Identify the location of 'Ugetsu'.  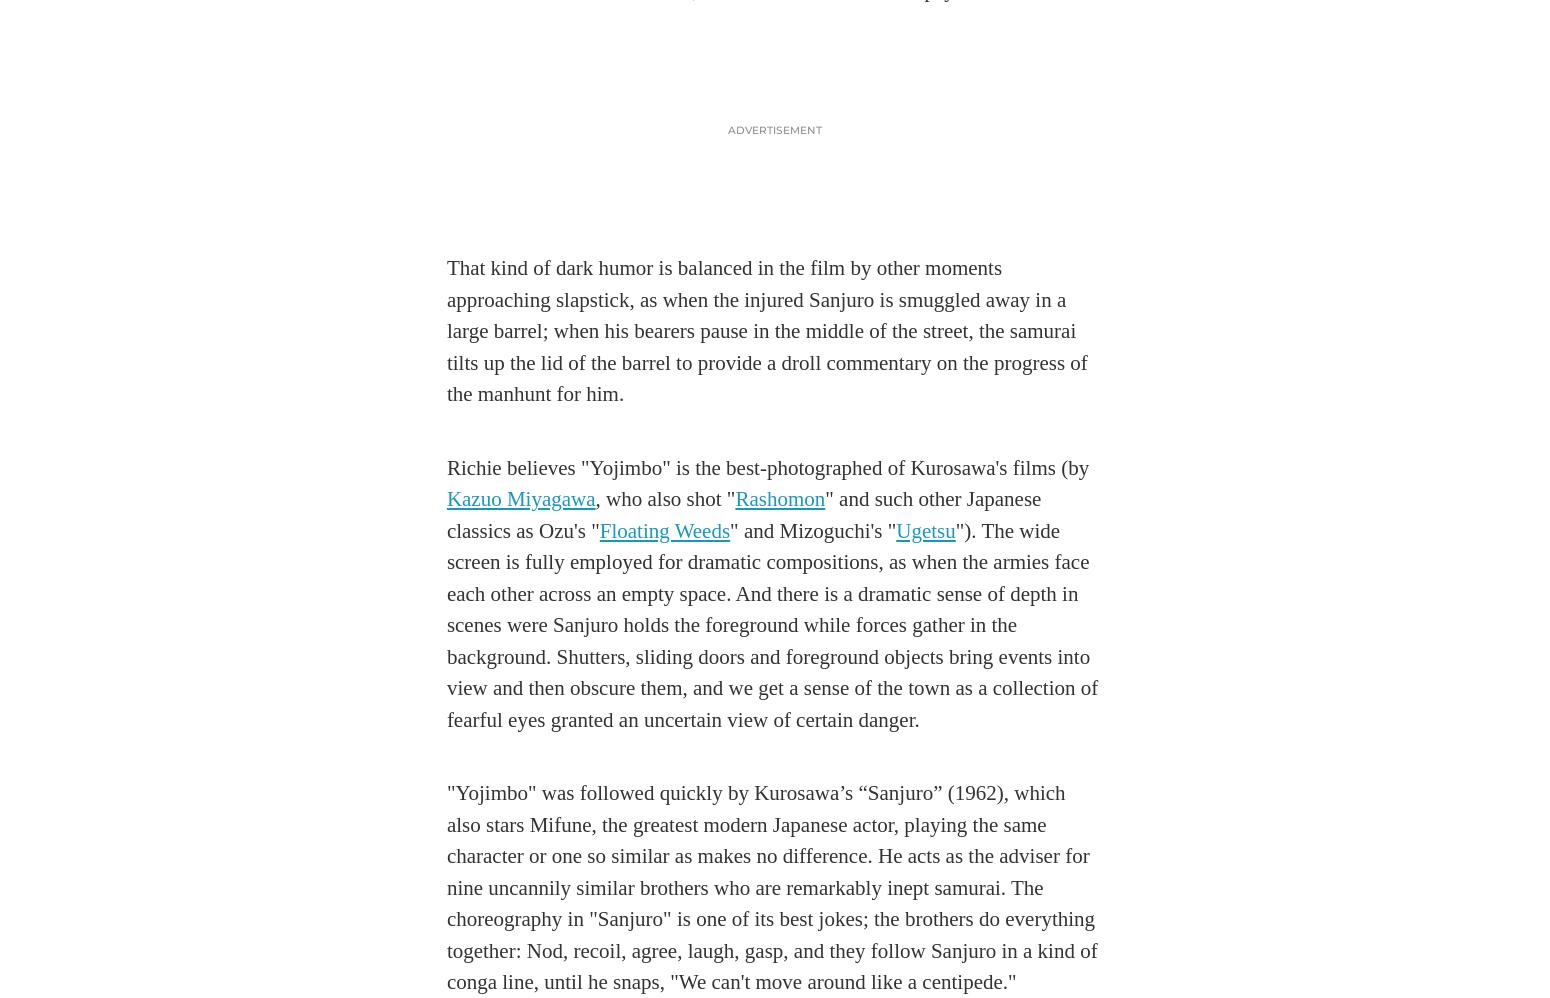
(896, 530).